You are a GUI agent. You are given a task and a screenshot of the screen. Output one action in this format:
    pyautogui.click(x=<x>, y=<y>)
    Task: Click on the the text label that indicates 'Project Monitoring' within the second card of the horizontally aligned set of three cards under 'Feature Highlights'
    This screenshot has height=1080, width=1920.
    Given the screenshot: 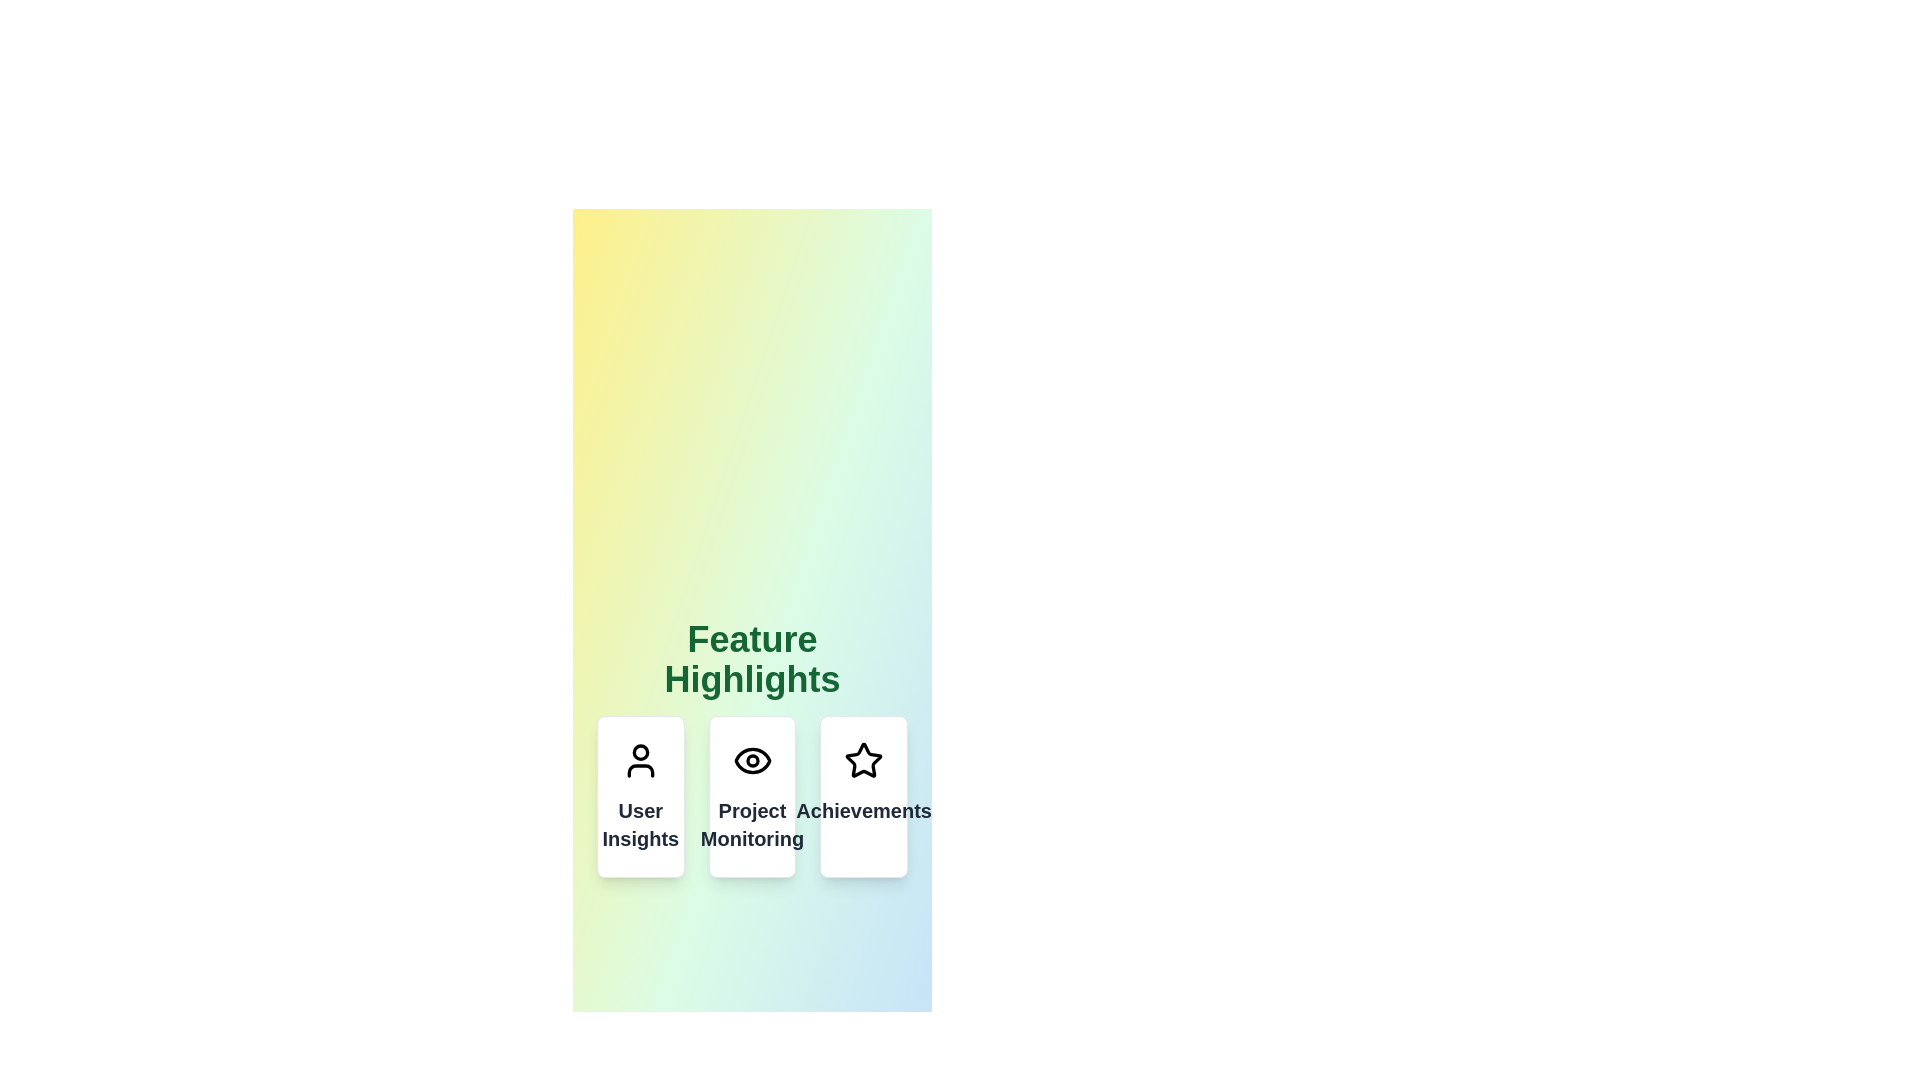 What is the action you would take?
    pyautogui.click(x=751, y=825)
    